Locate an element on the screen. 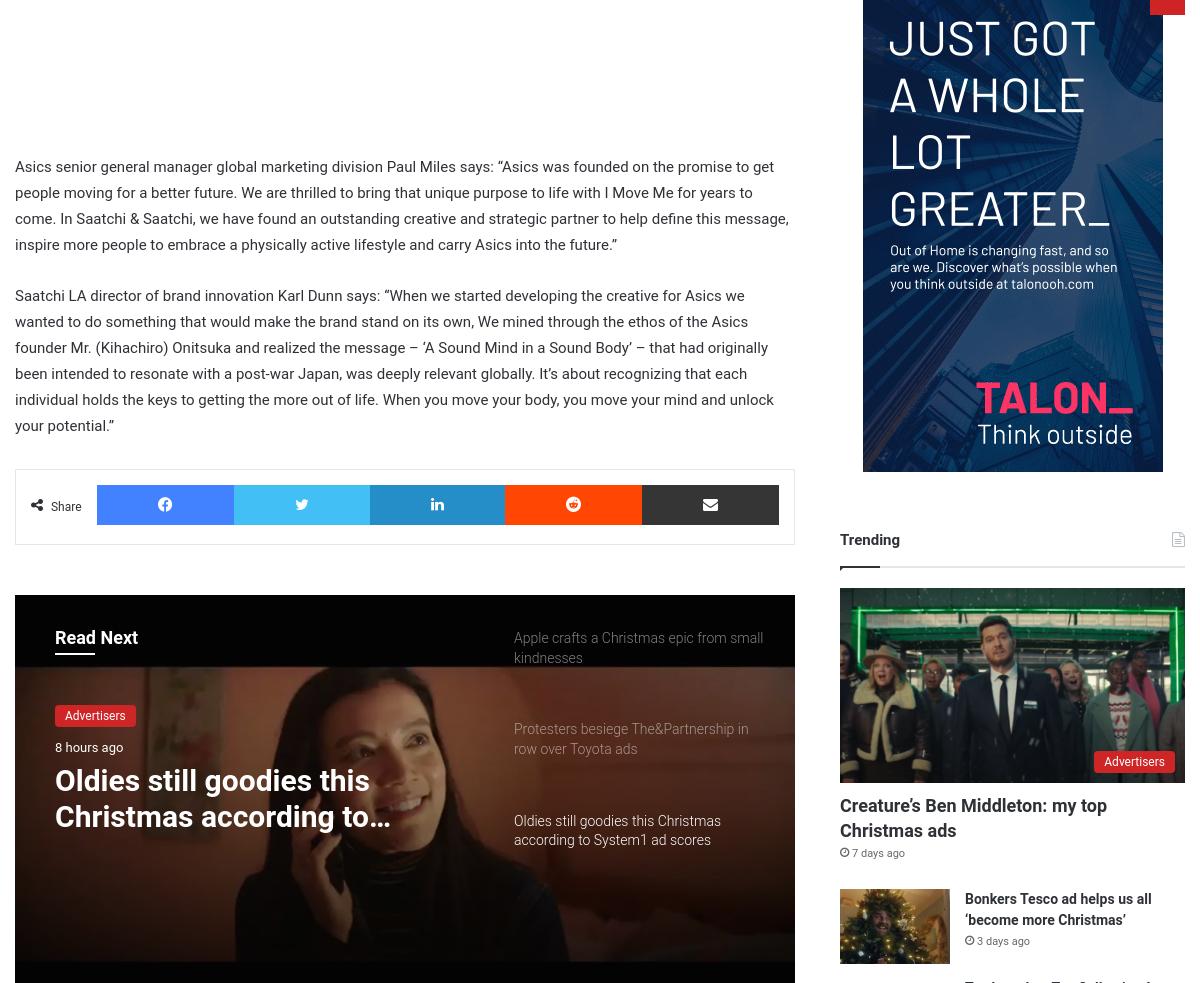  'Read Next' is located at coordinates (96, 637).